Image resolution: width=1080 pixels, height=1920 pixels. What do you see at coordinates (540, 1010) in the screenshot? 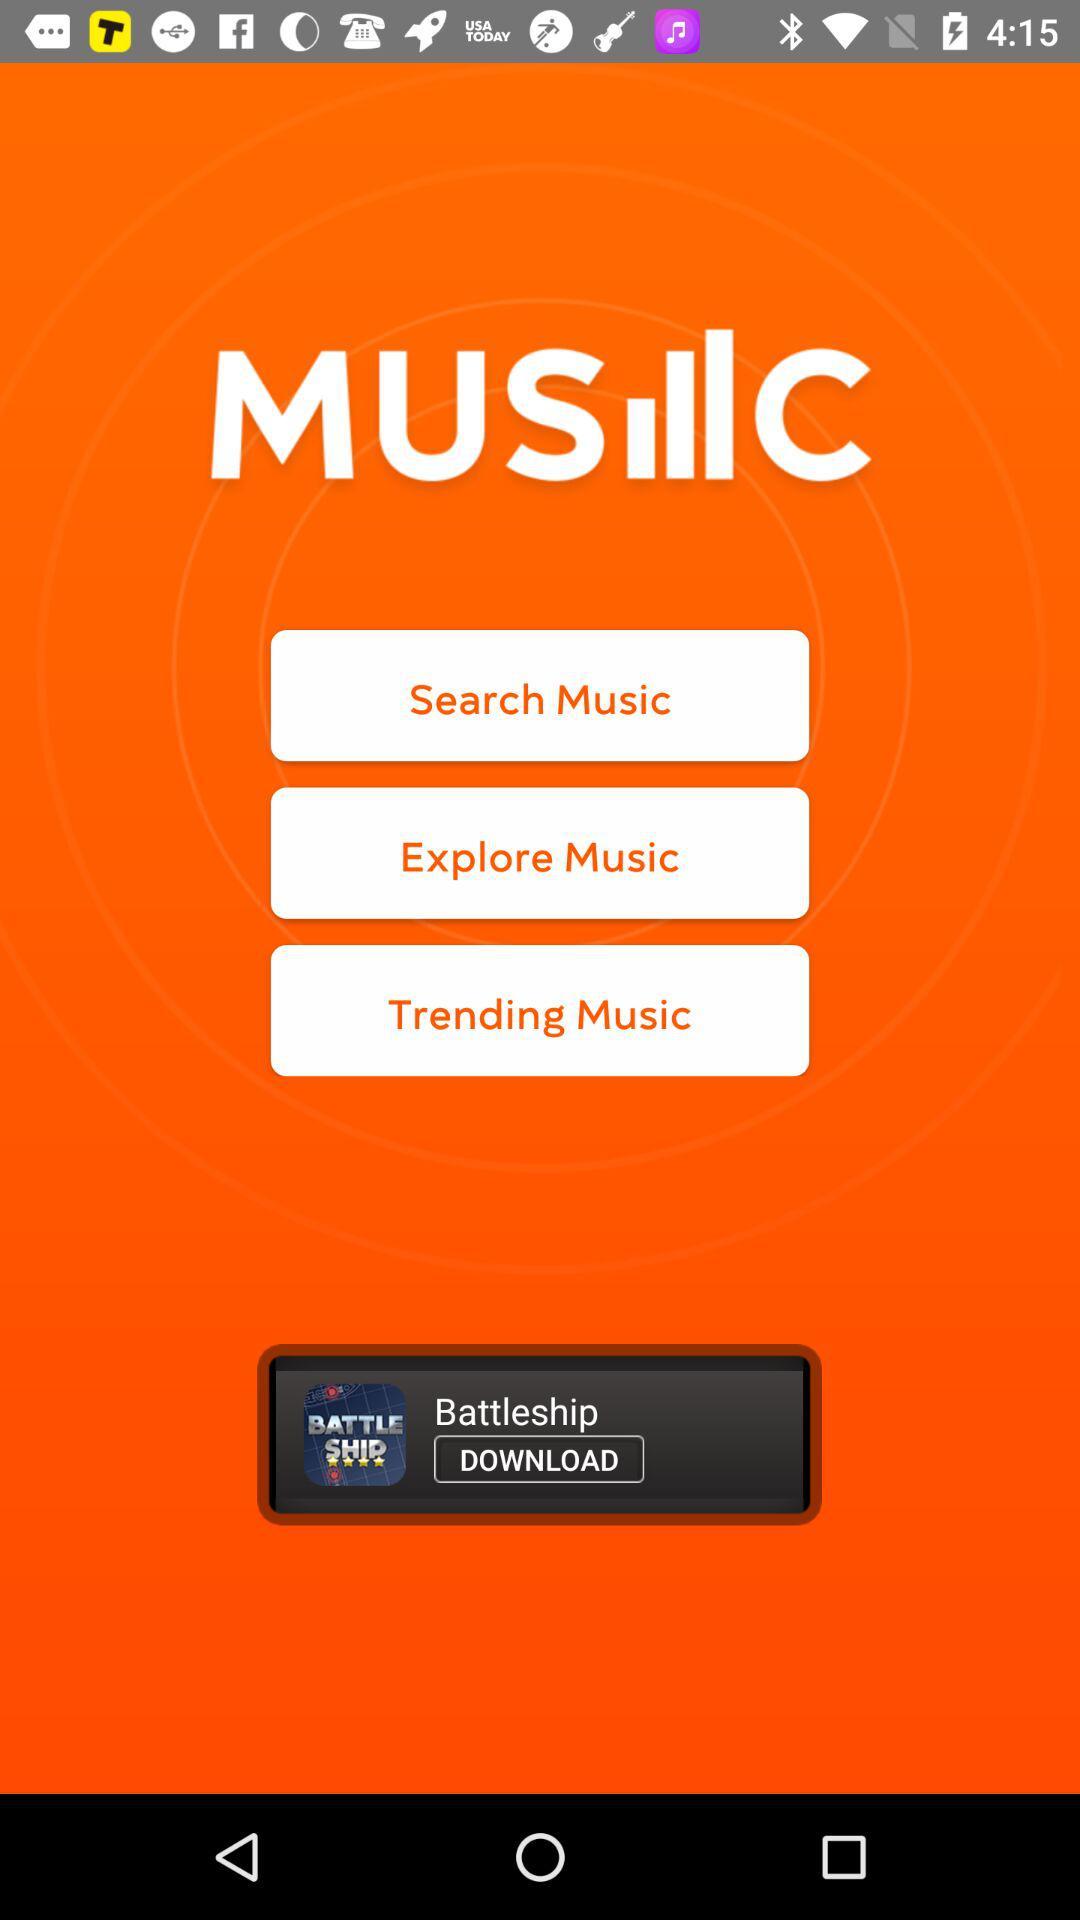
I see `trending music item` at bounding box center [540, 1010].